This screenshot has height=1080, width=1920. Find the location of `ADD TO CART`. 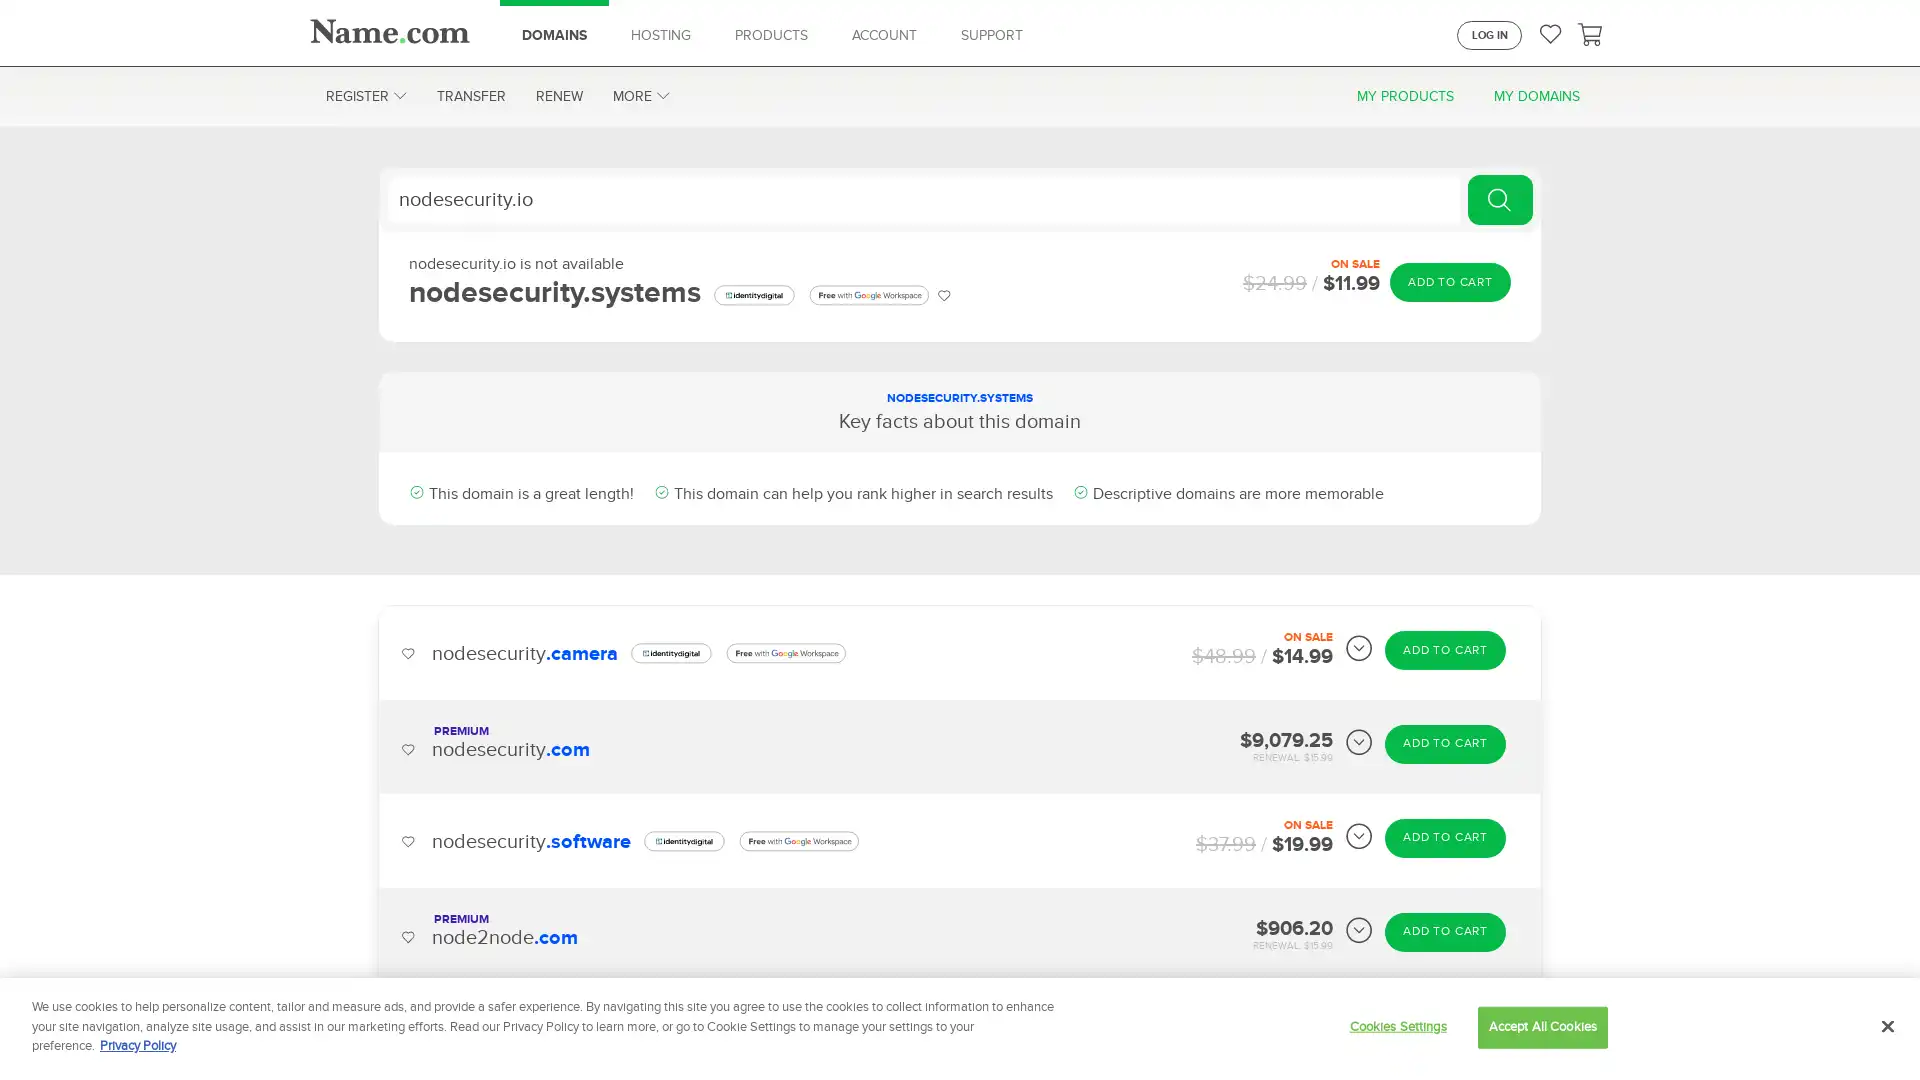

ADD TO CART is located at coordinates (1445, 744).